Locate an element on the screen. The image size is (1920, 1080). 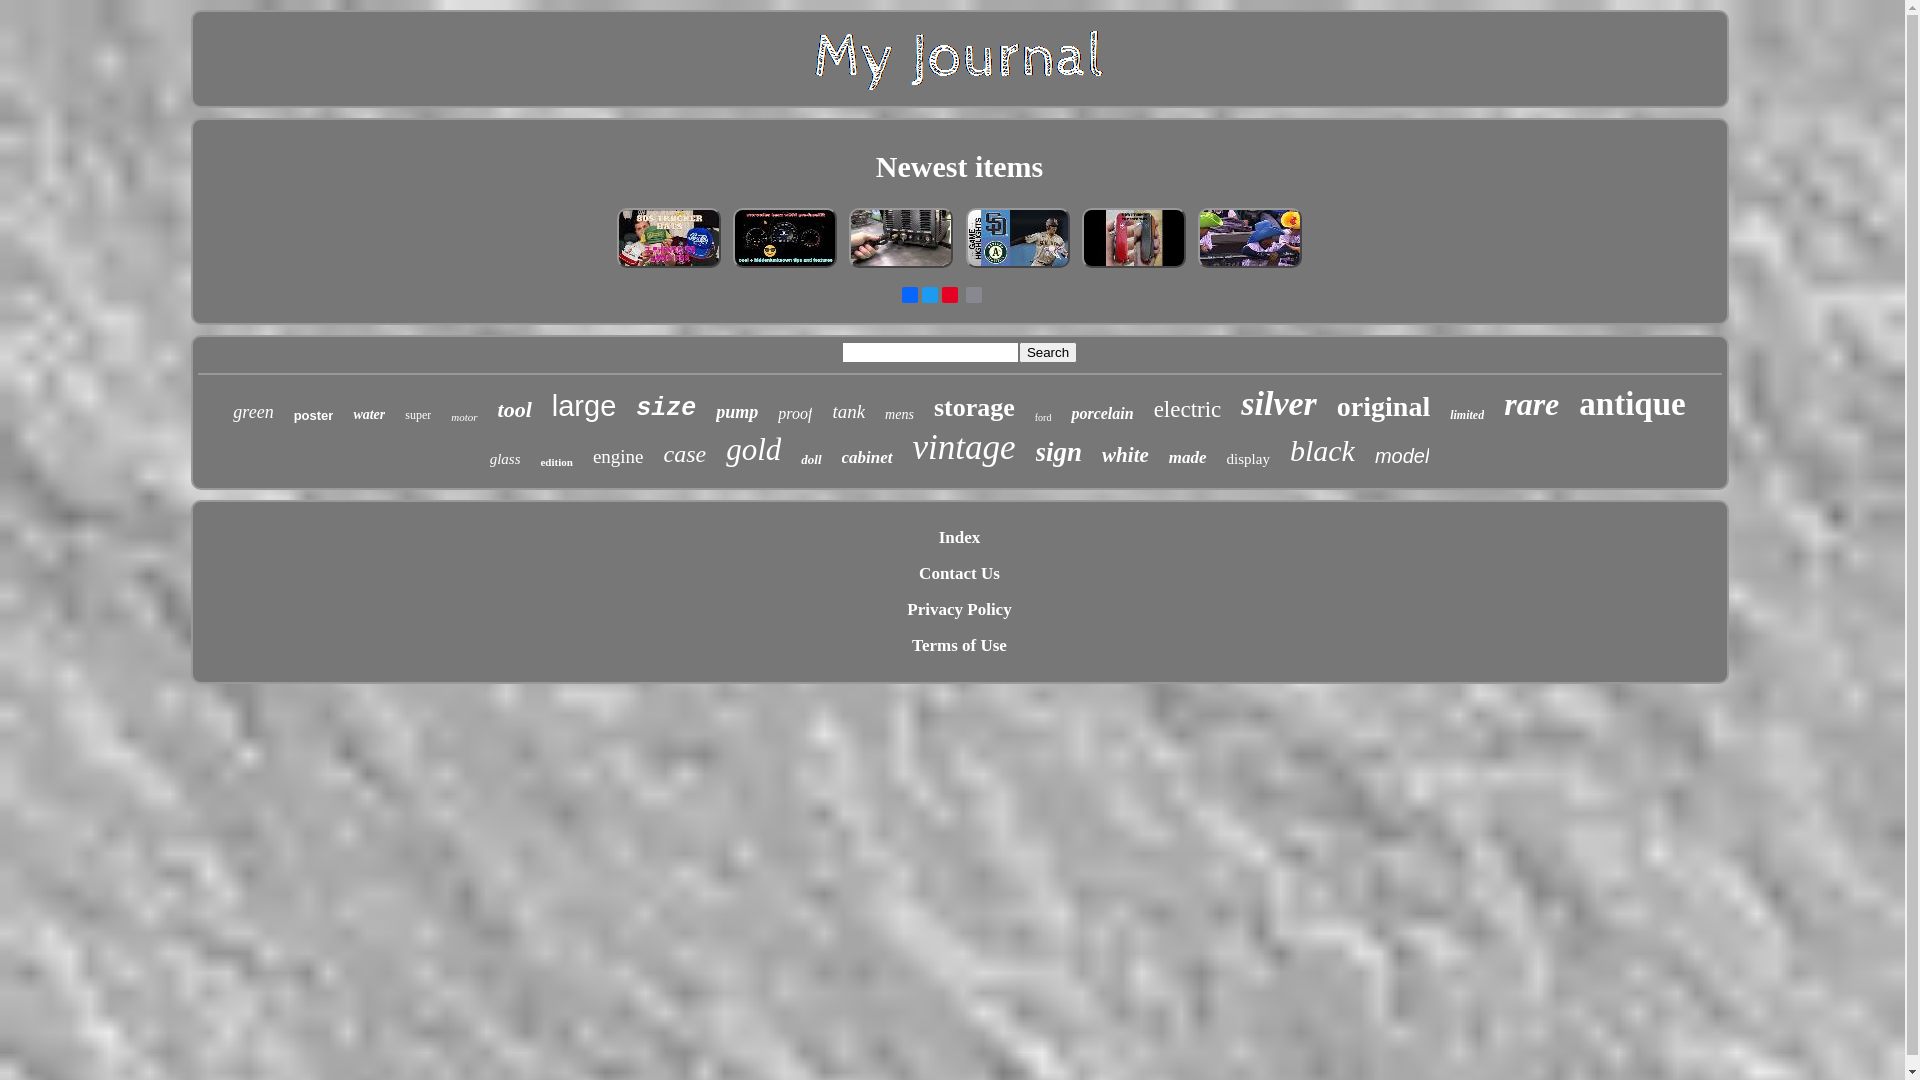
'size' is located at coordinates (666, 407).